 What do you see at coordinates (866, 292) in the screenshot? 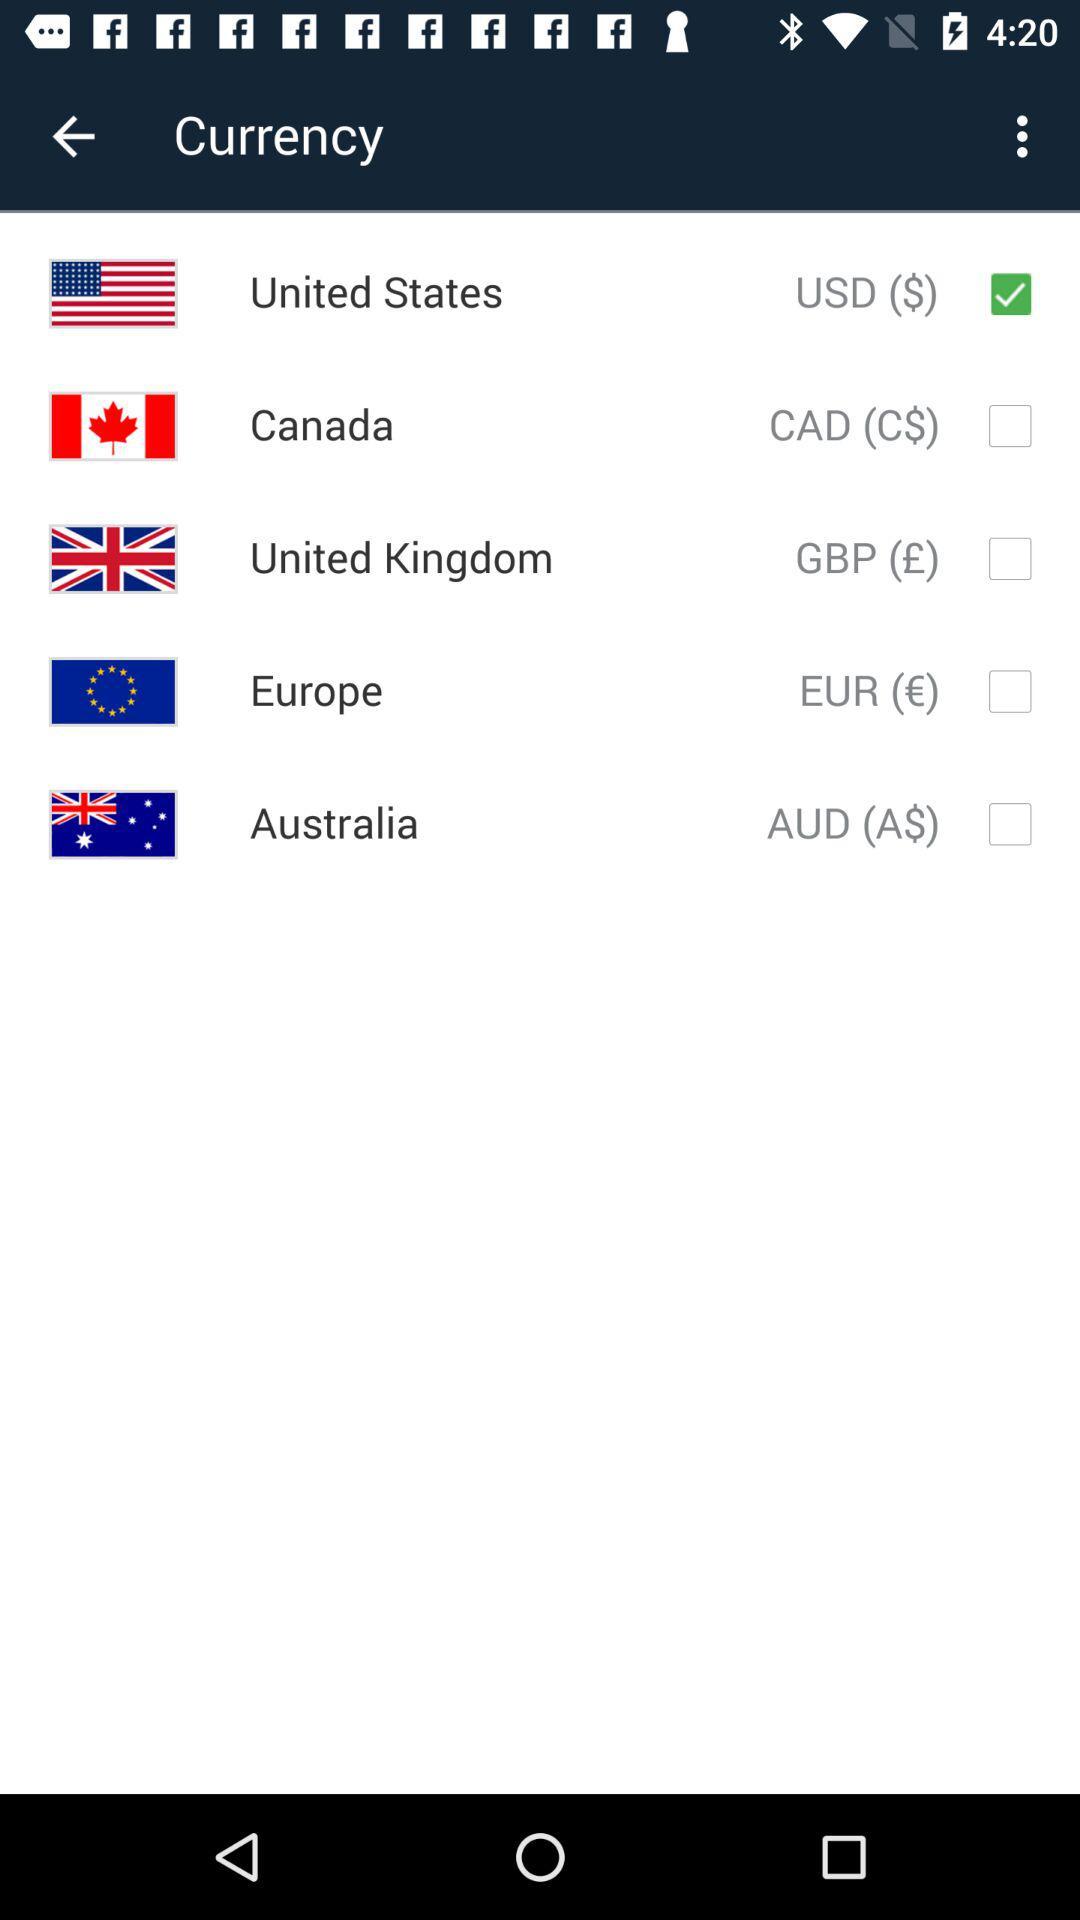
I see `the usd ($) icon` at bounding box center [866, 292].